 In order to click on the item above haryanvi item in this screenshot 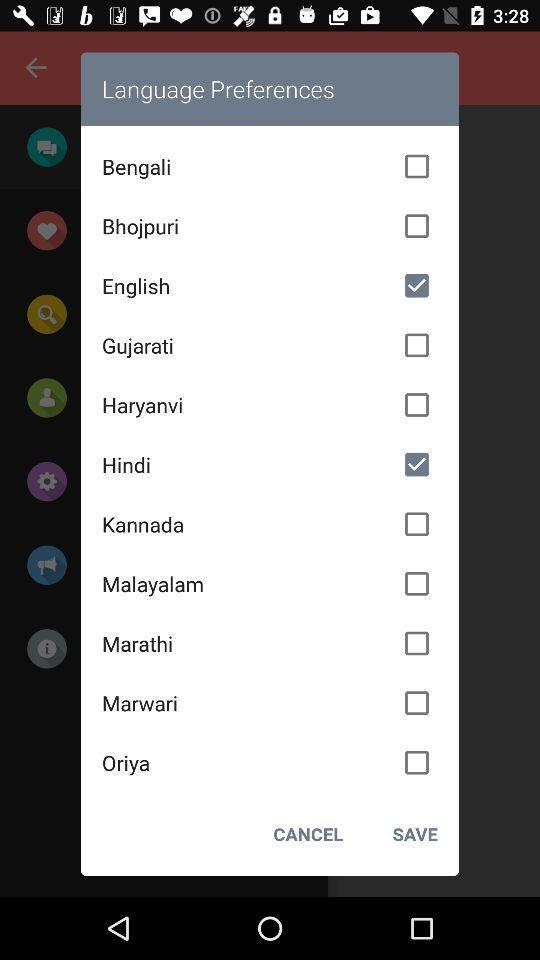, I will do `click(270, 345)`.